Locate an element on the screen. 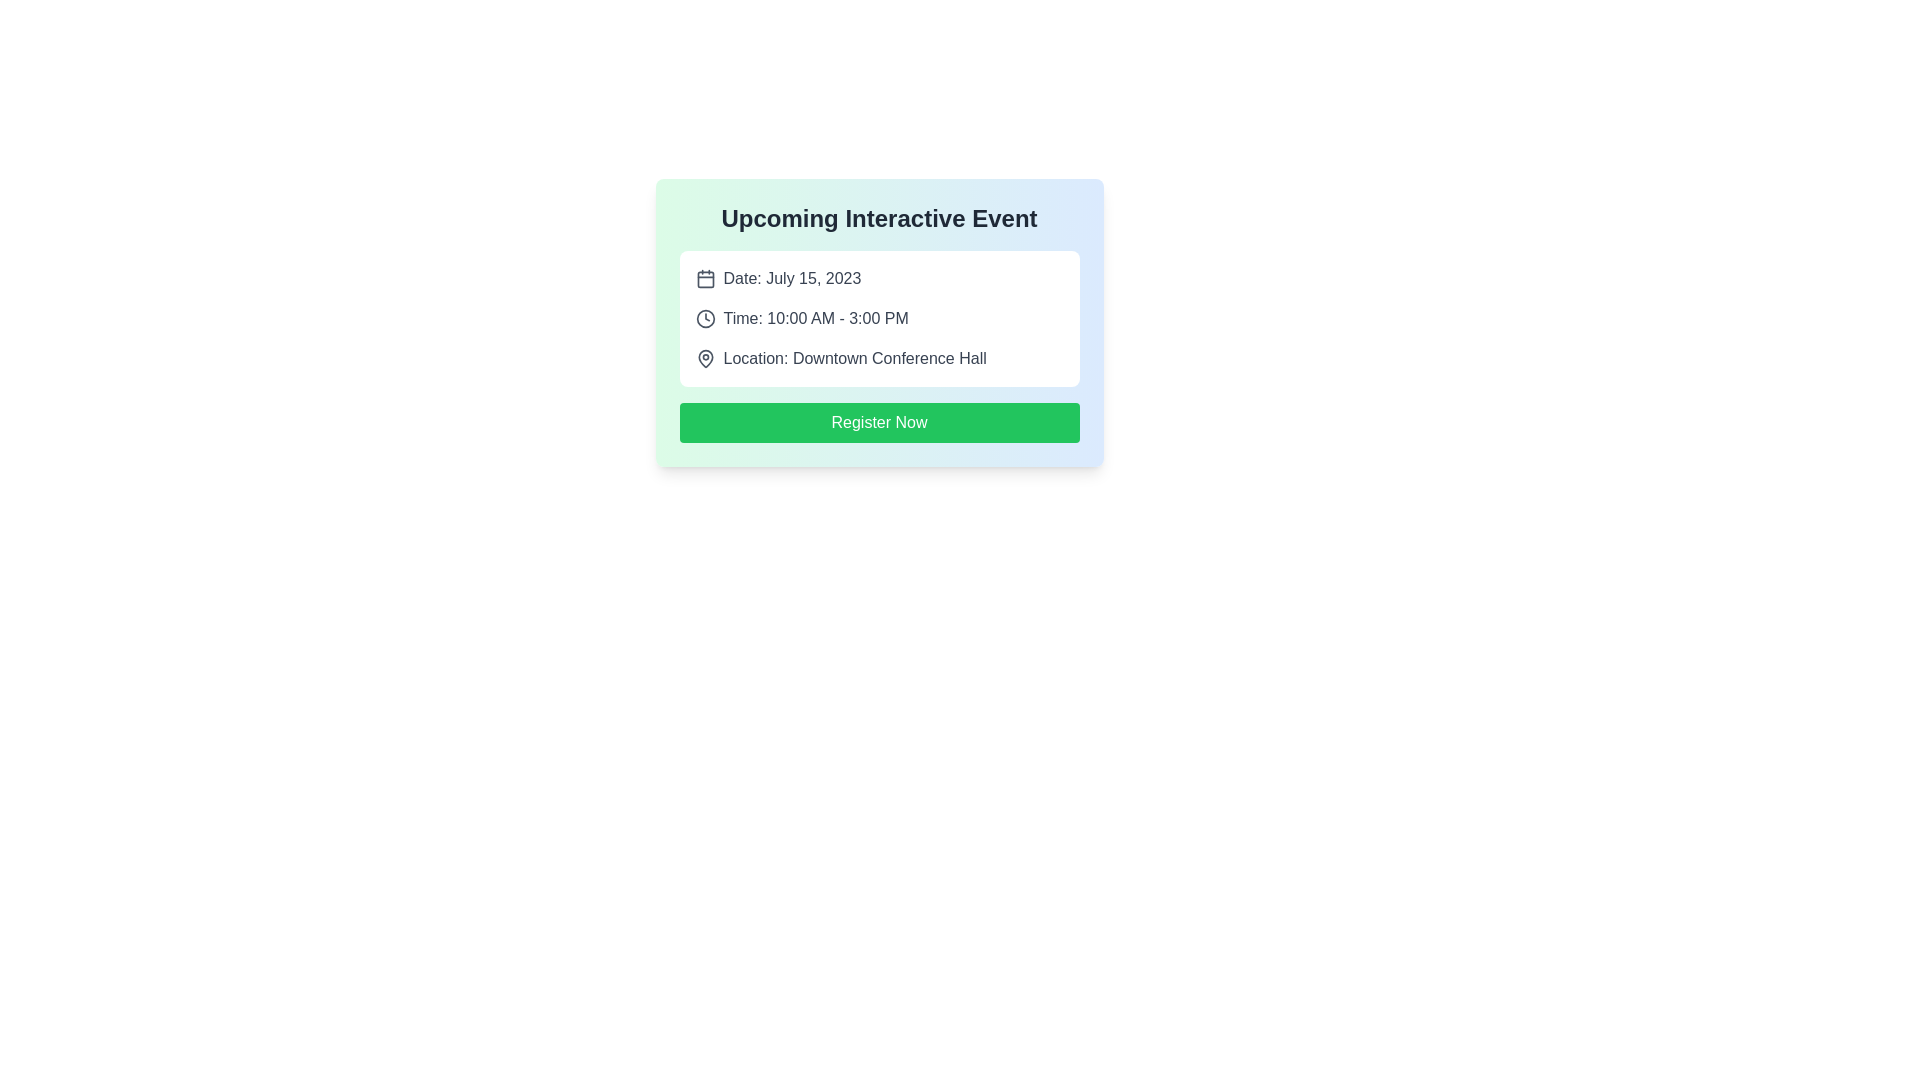 The width and height of the screenshot is (1920, 1080). the label with an icon that indicates the location of an event, which is the last entry in a vertical list above the 'Register Now' button and below the 'Time: 10:00 AM - 3:00 PM' element is located at coordinates (879, 357).